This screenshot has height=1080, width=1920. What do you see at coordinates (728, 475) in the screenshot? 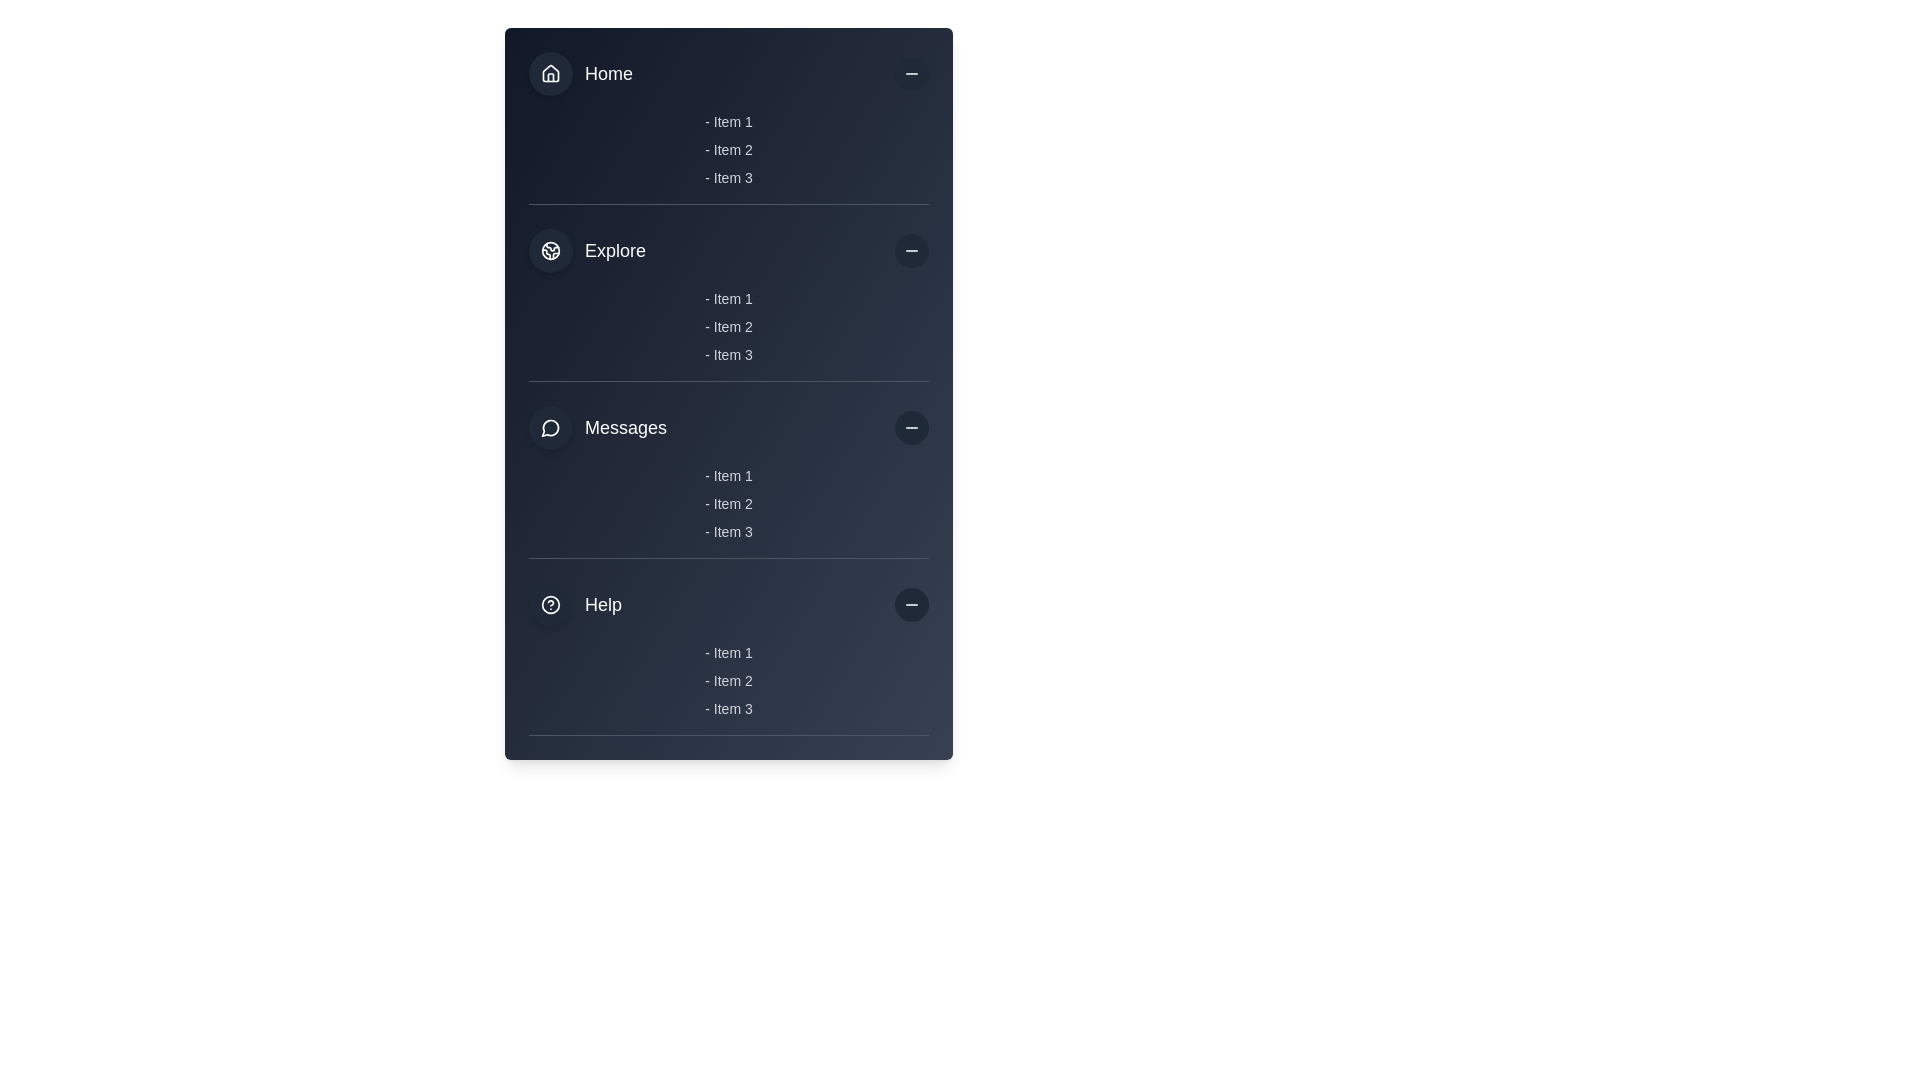
I see `the Text Label that serves as the first item in the Messages section, displaying information visually` at bounding box center [728, 475].